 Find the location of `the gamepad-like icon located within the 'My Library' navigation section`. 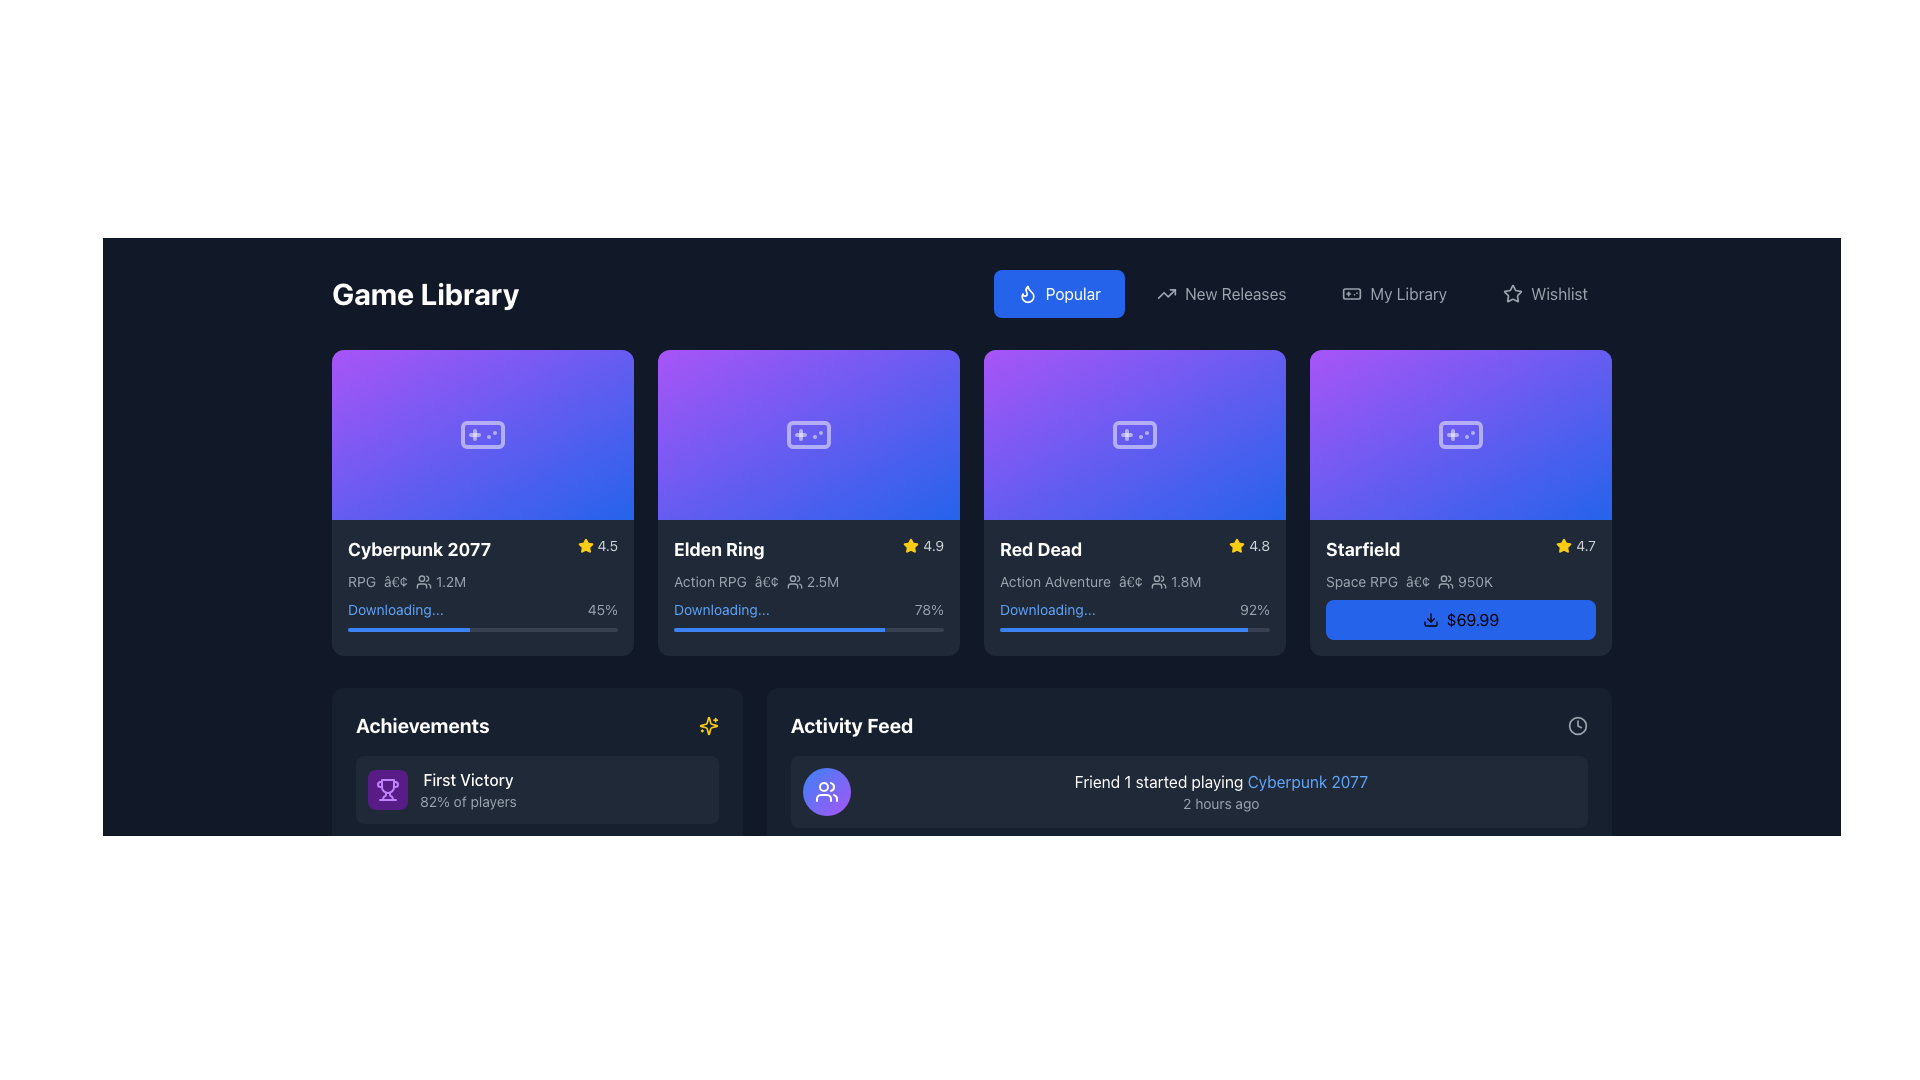

the gamepad-like icon located within the 'My Library' navigation section is located at coordinates (1352, 293).